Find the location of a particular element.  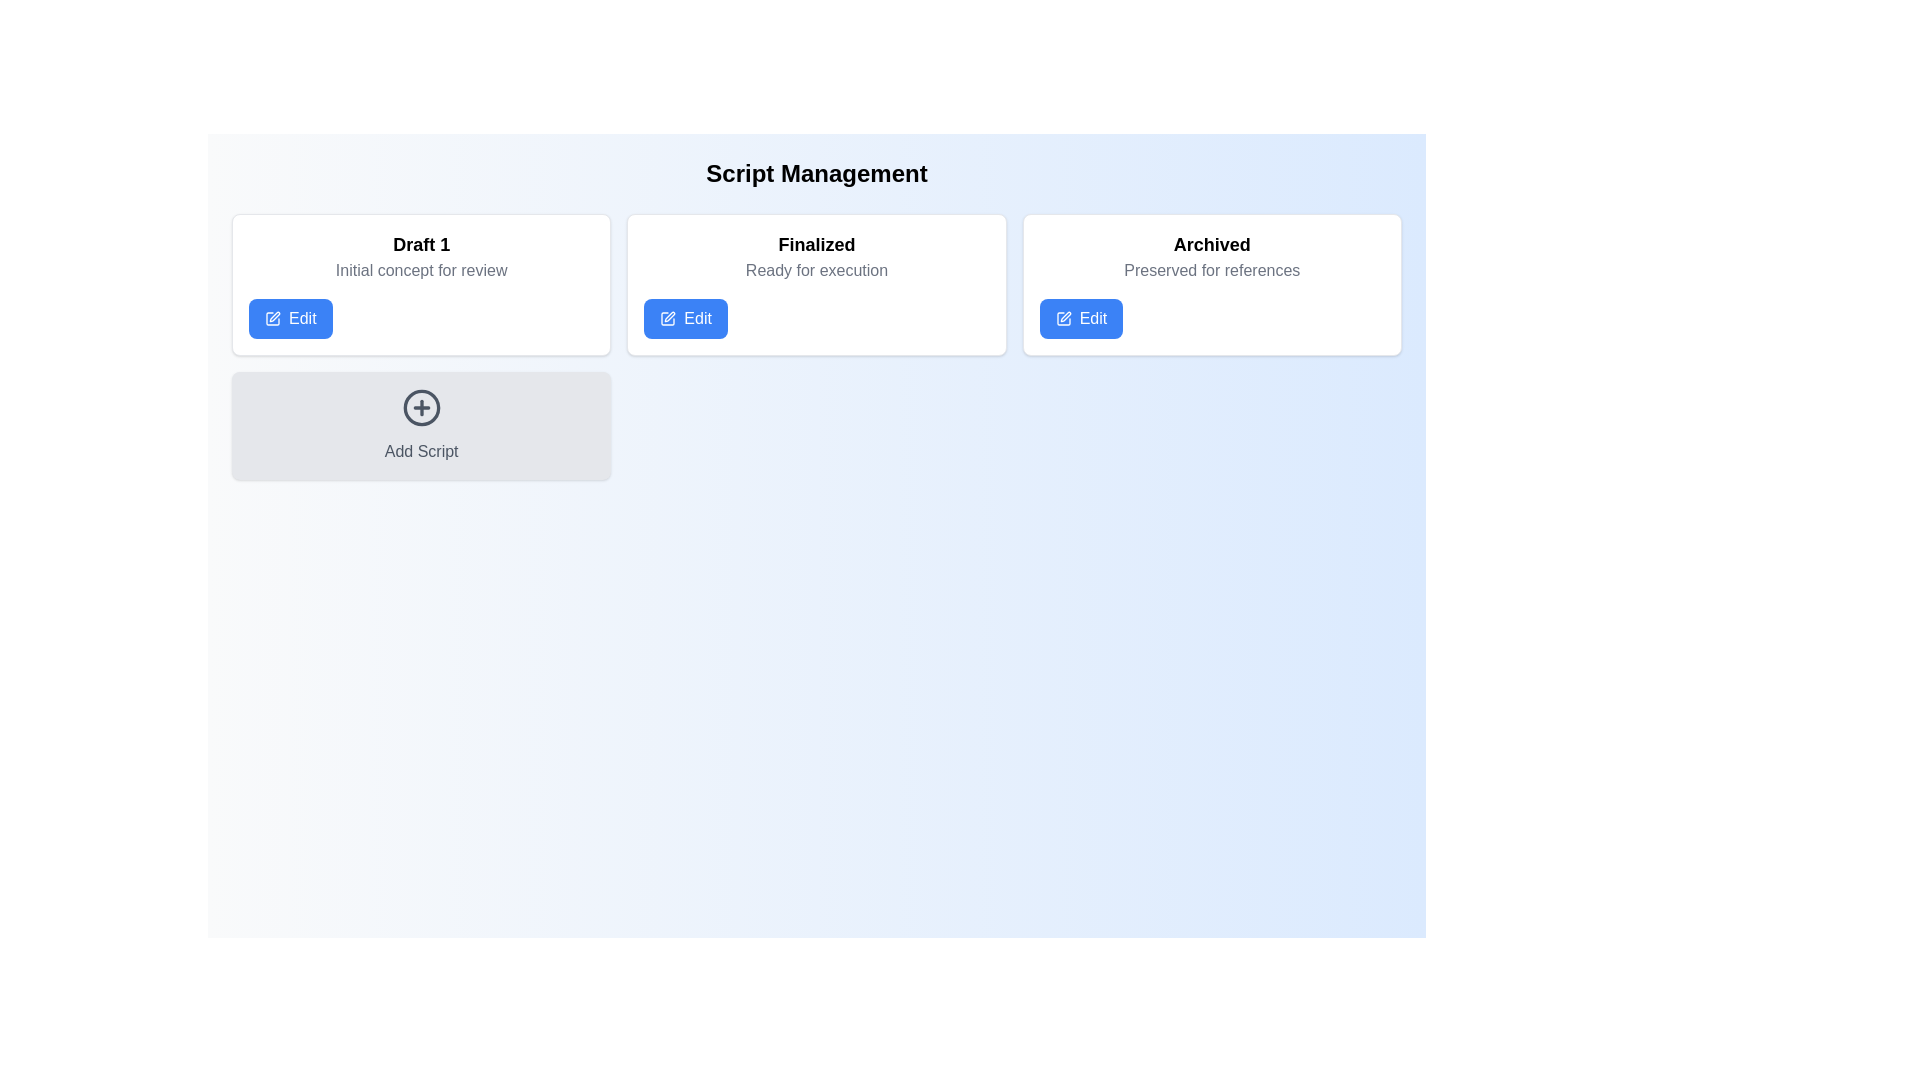

the text label providing additional information or context associated with the header 'Draft 1', which is located directly below 'Draft 1' and above the 'Edit' button is located at coordinates (420, 270).